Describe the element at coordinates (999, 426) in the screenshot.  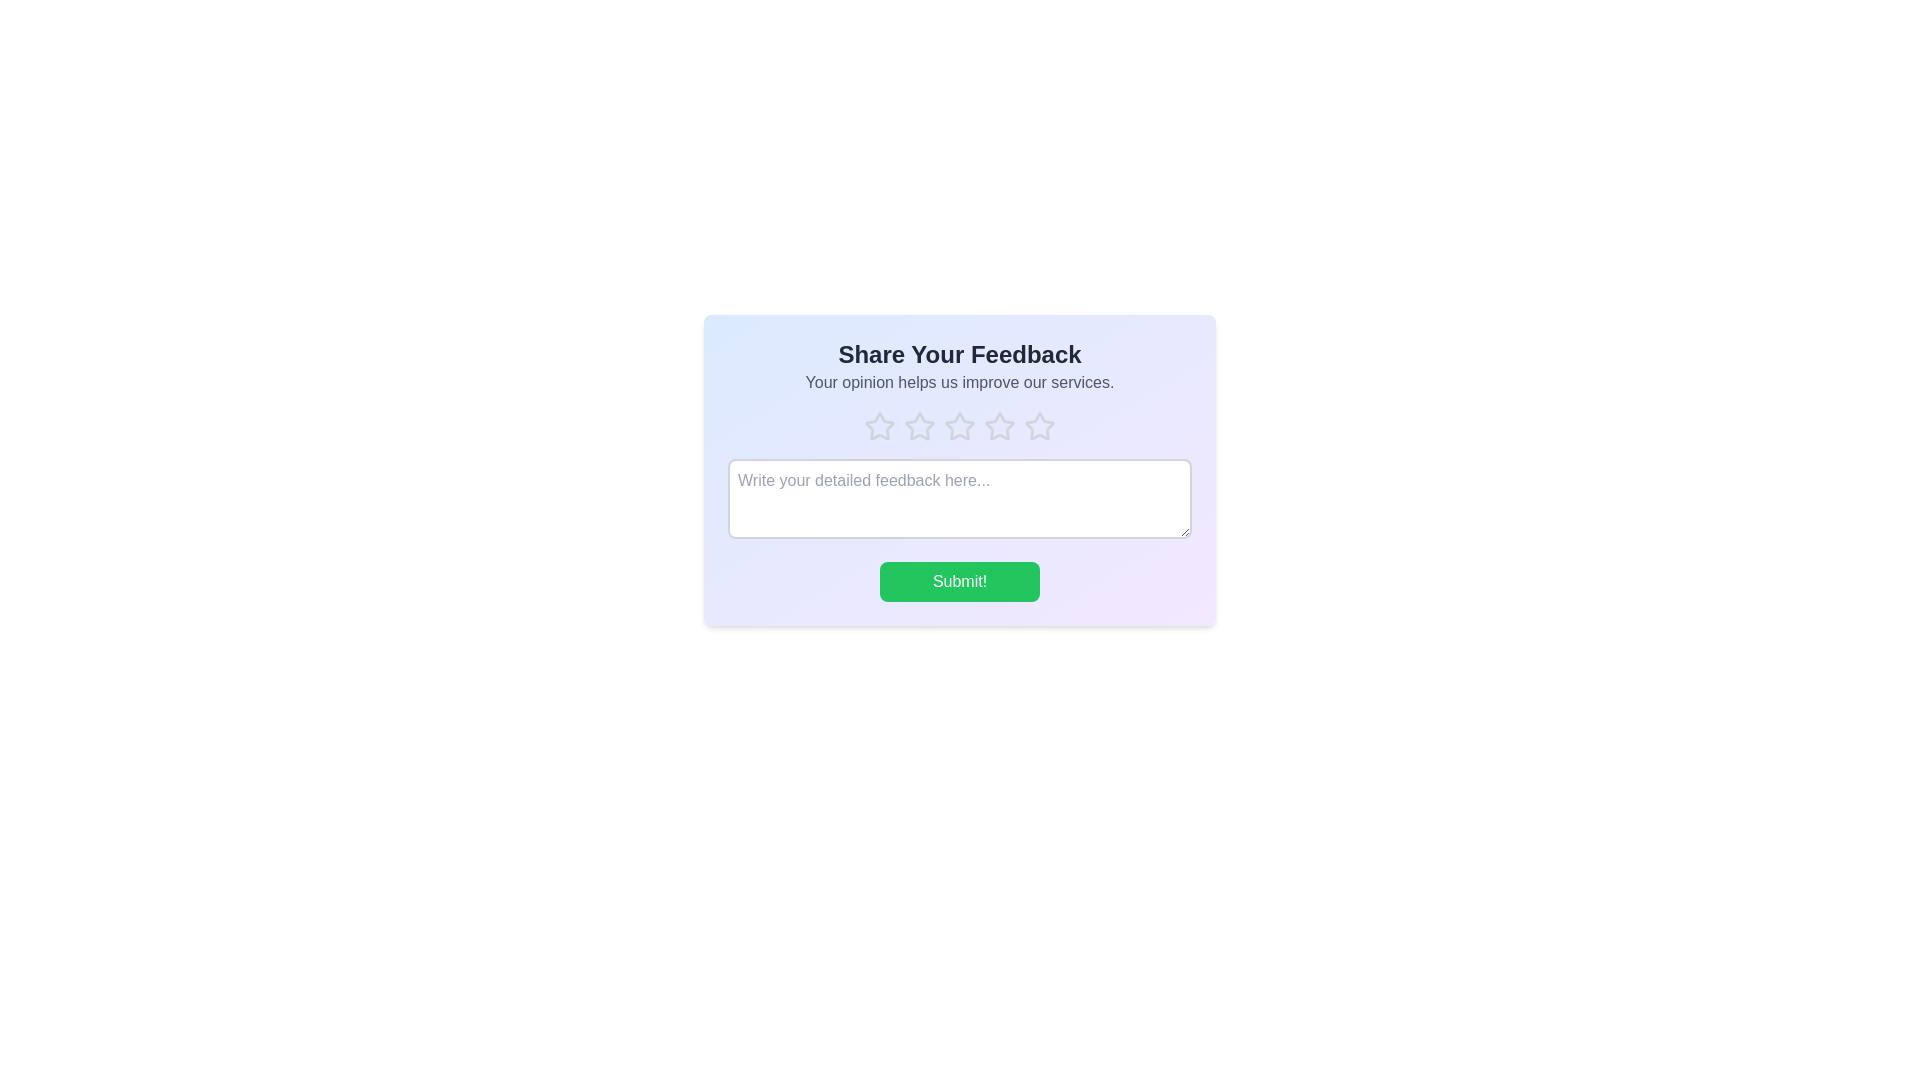
I see `the rating to 4 by clicking on the corresponding star` at that location.